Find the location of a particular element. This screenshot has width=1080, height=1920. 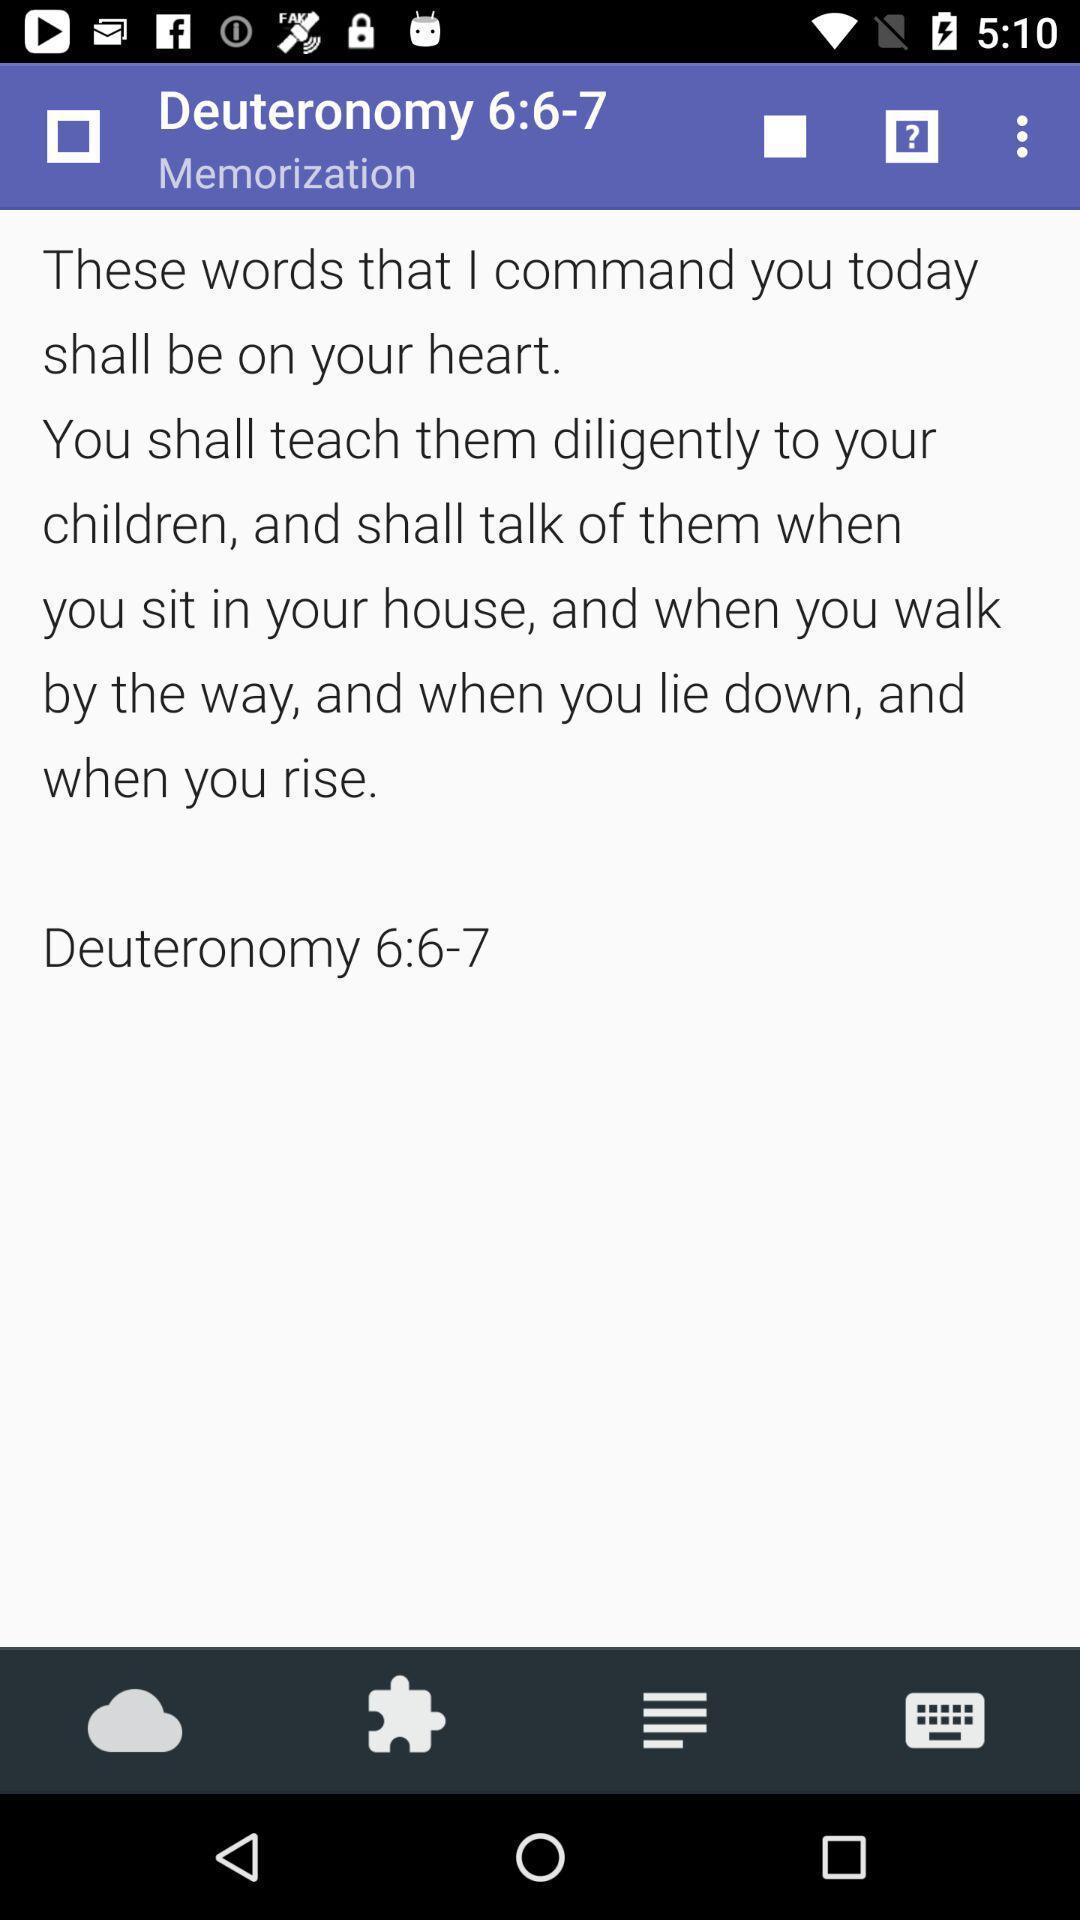

pull up keyboard is located at coordinates (945, 1719).